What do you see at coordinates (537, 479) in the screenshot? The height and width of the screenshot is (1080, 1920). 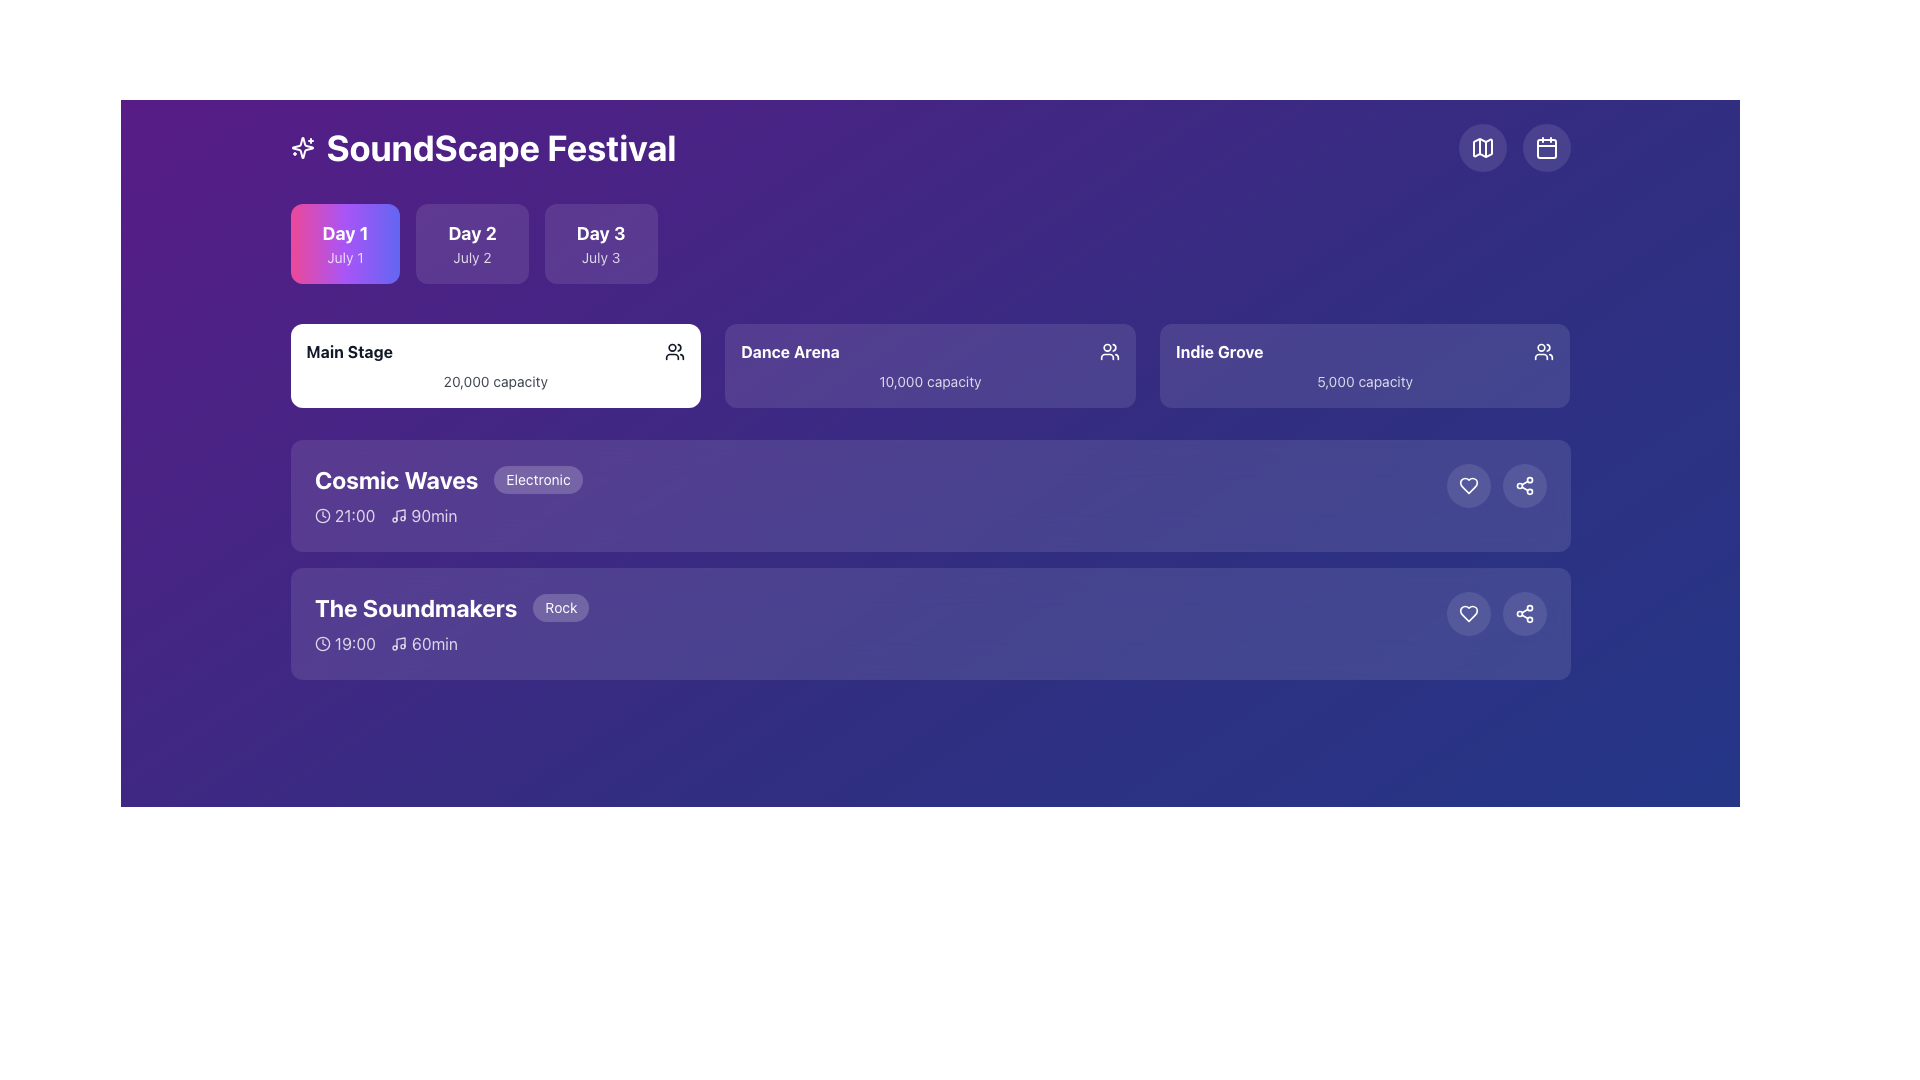 I see `the genre label positioned immediately to the right of the 'Cosmic Waves' text, located in the top half of the main content area` at bounding box center [537, 479].